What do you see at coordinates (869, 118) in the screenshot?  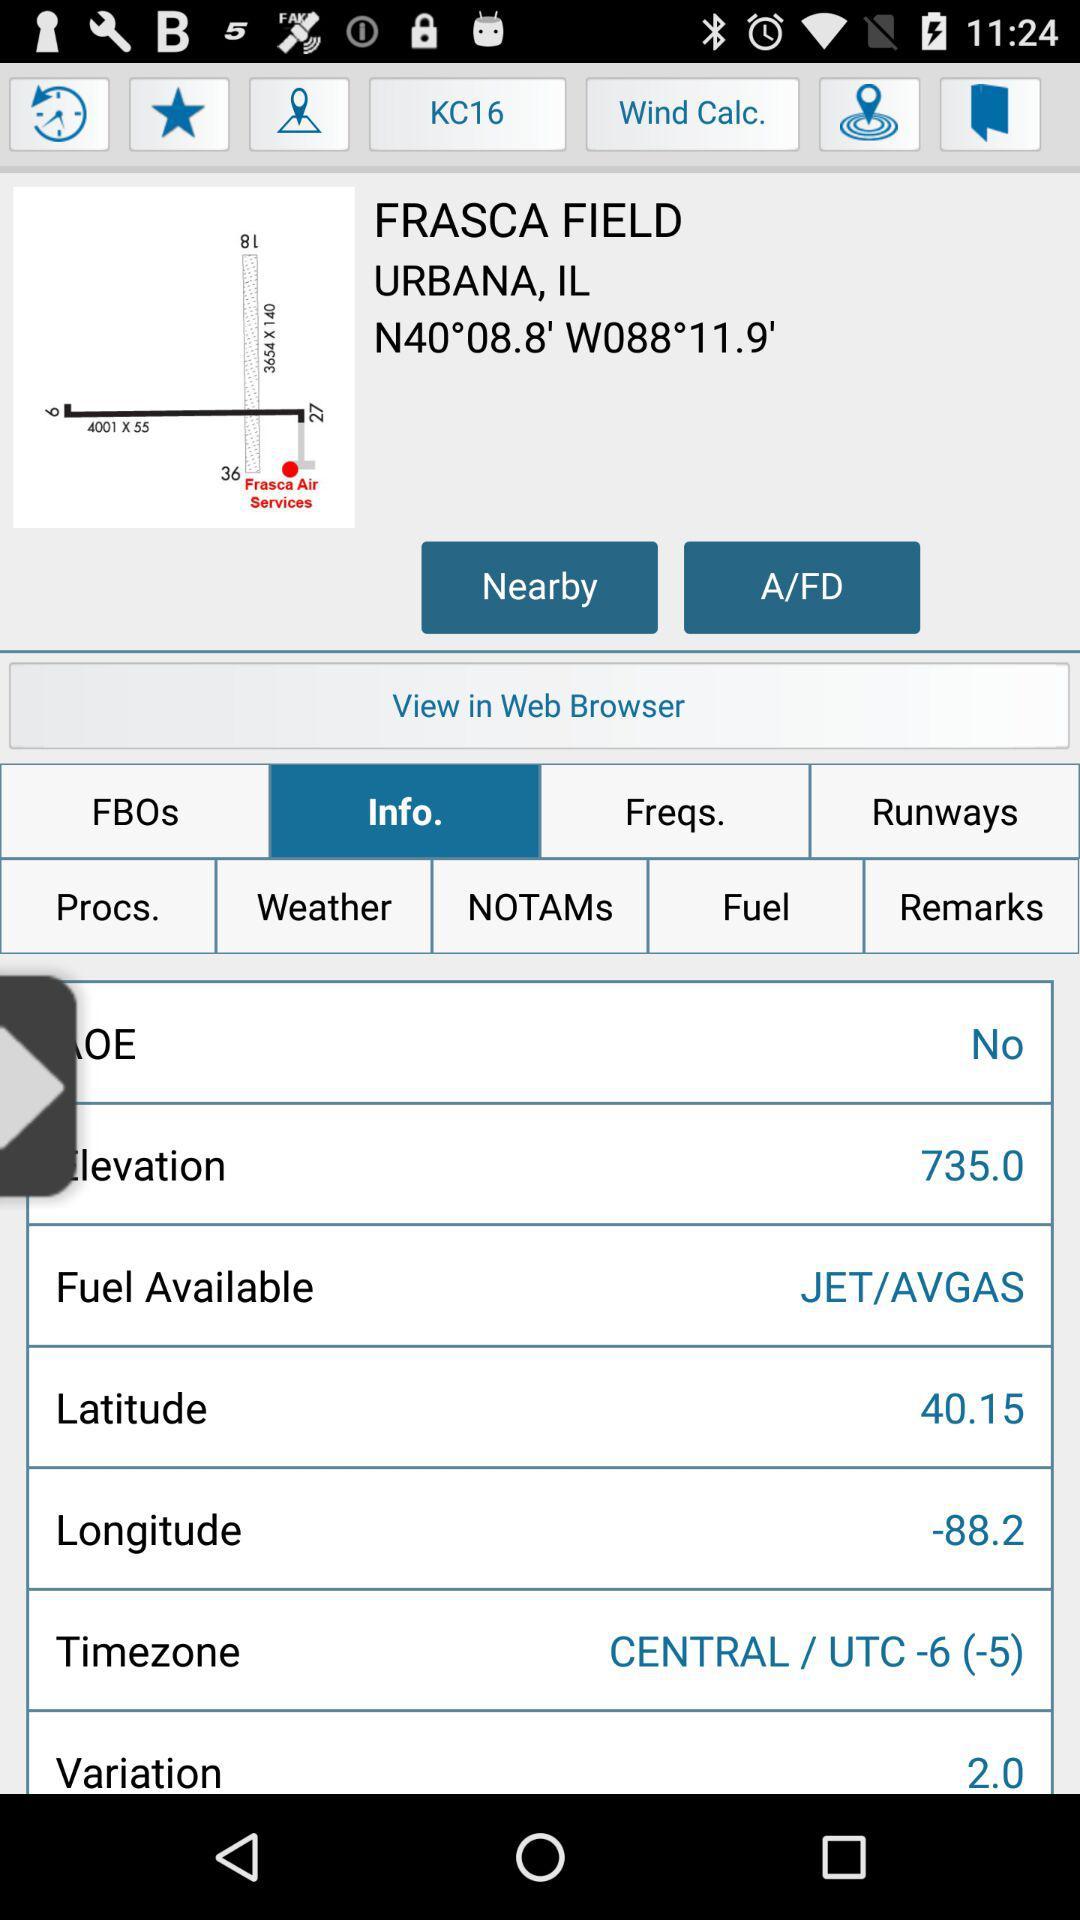 I see `item to the right of the wind calc. item` at bounding box center [869, 118].